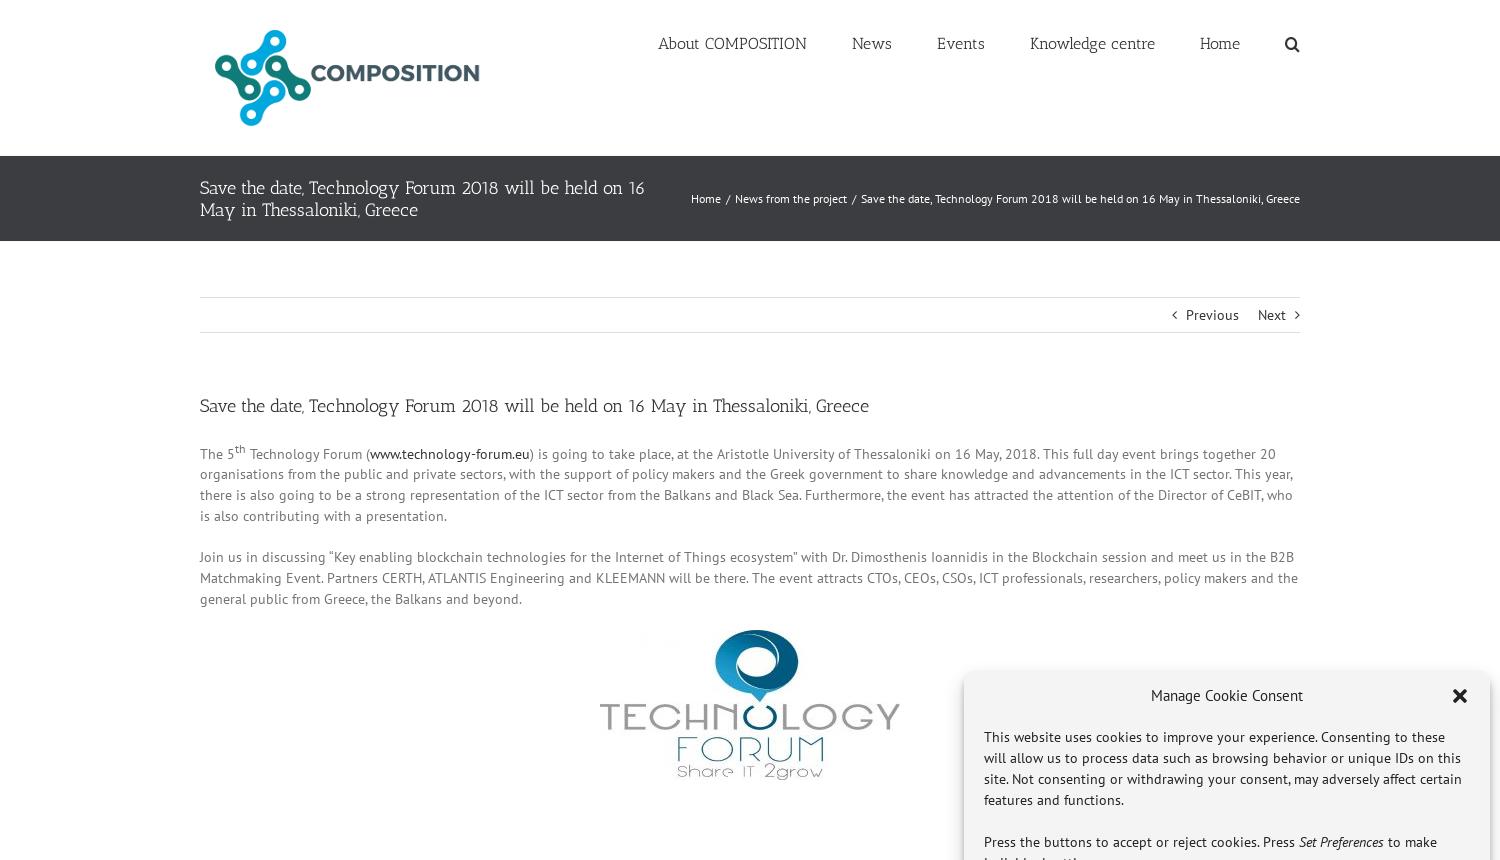 This screenshot has width=1500, height=860. I want to click on 'Milestones', so click(706, 171).